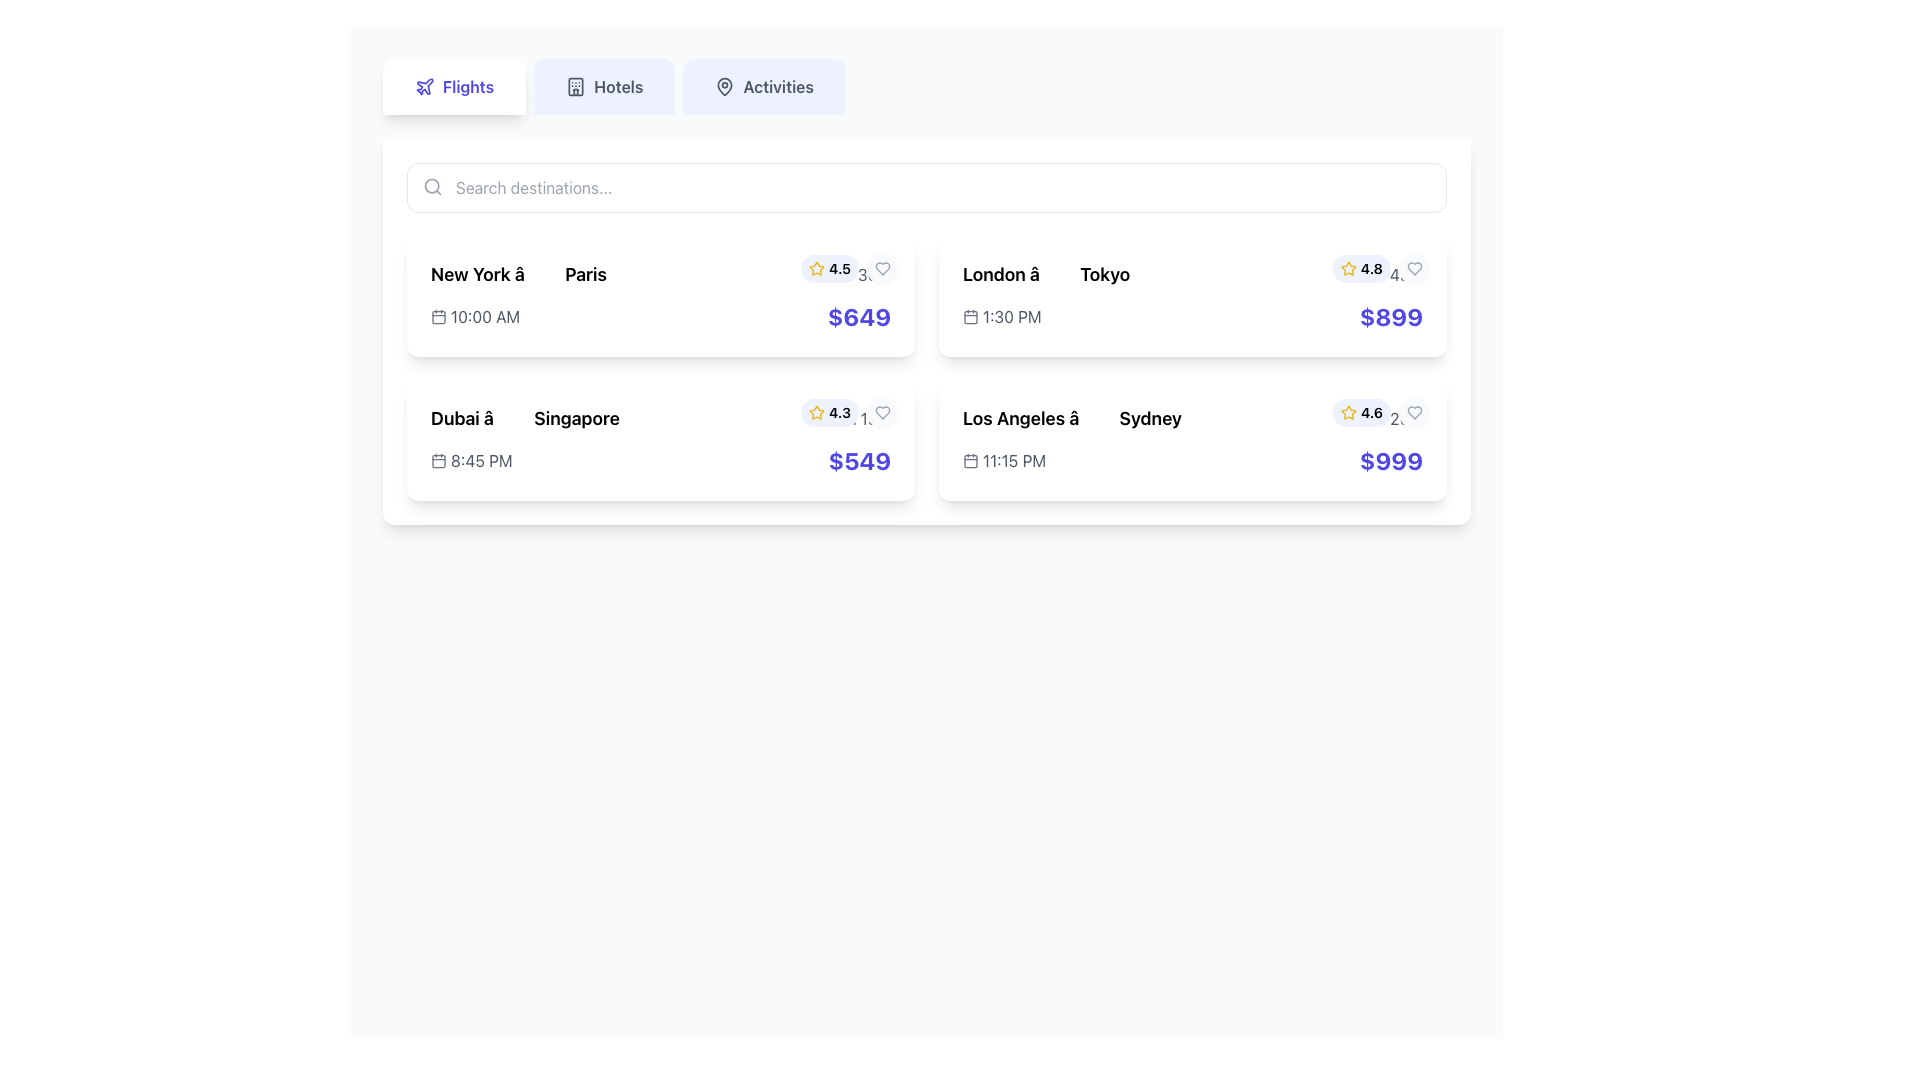  What do you see at coordinates (1193, 439) in the screenshot?
I see `the interactive travel offer card located in the bottom right section of the interface to compare it with other offers` at bounding box center [1193, 439].